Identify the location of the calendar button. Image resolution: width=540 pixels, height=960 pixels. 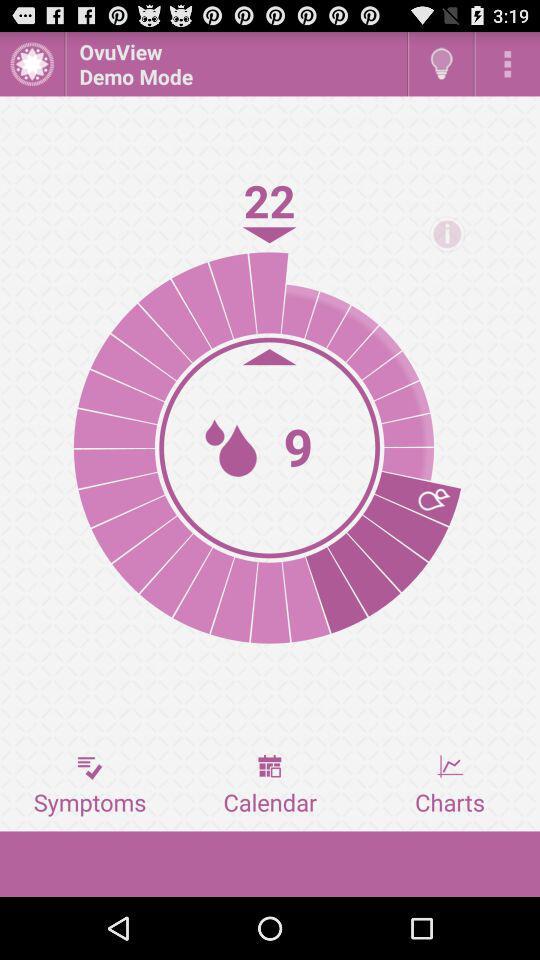
(270, 785).